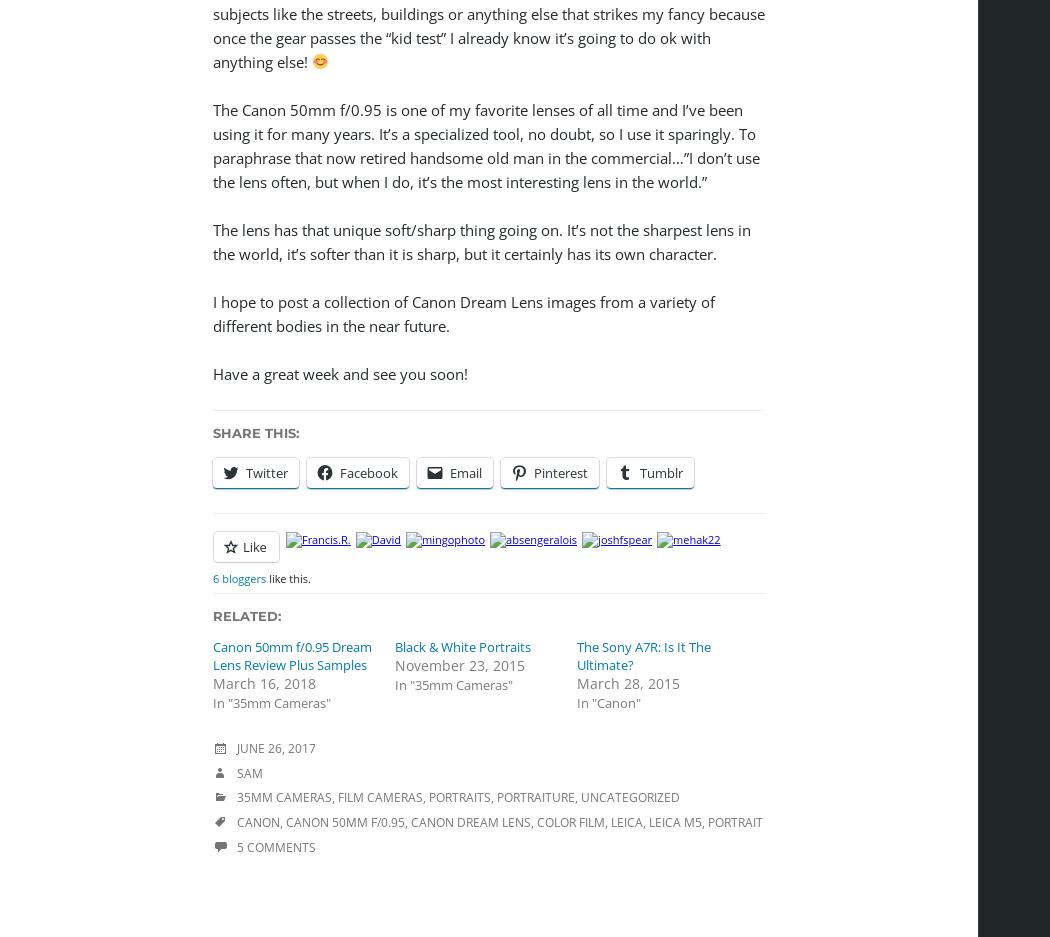 This screenshot has width=1050, height=937. What do you see at coordinates (481, 239) in the screenshot?
I see `'The lens has that unique soft/sharp thing going on. It’s not the sharpest lens in the world, it’s softer than it is sharp, but it certainly has its own character.'` at bounding box center [481, 239].